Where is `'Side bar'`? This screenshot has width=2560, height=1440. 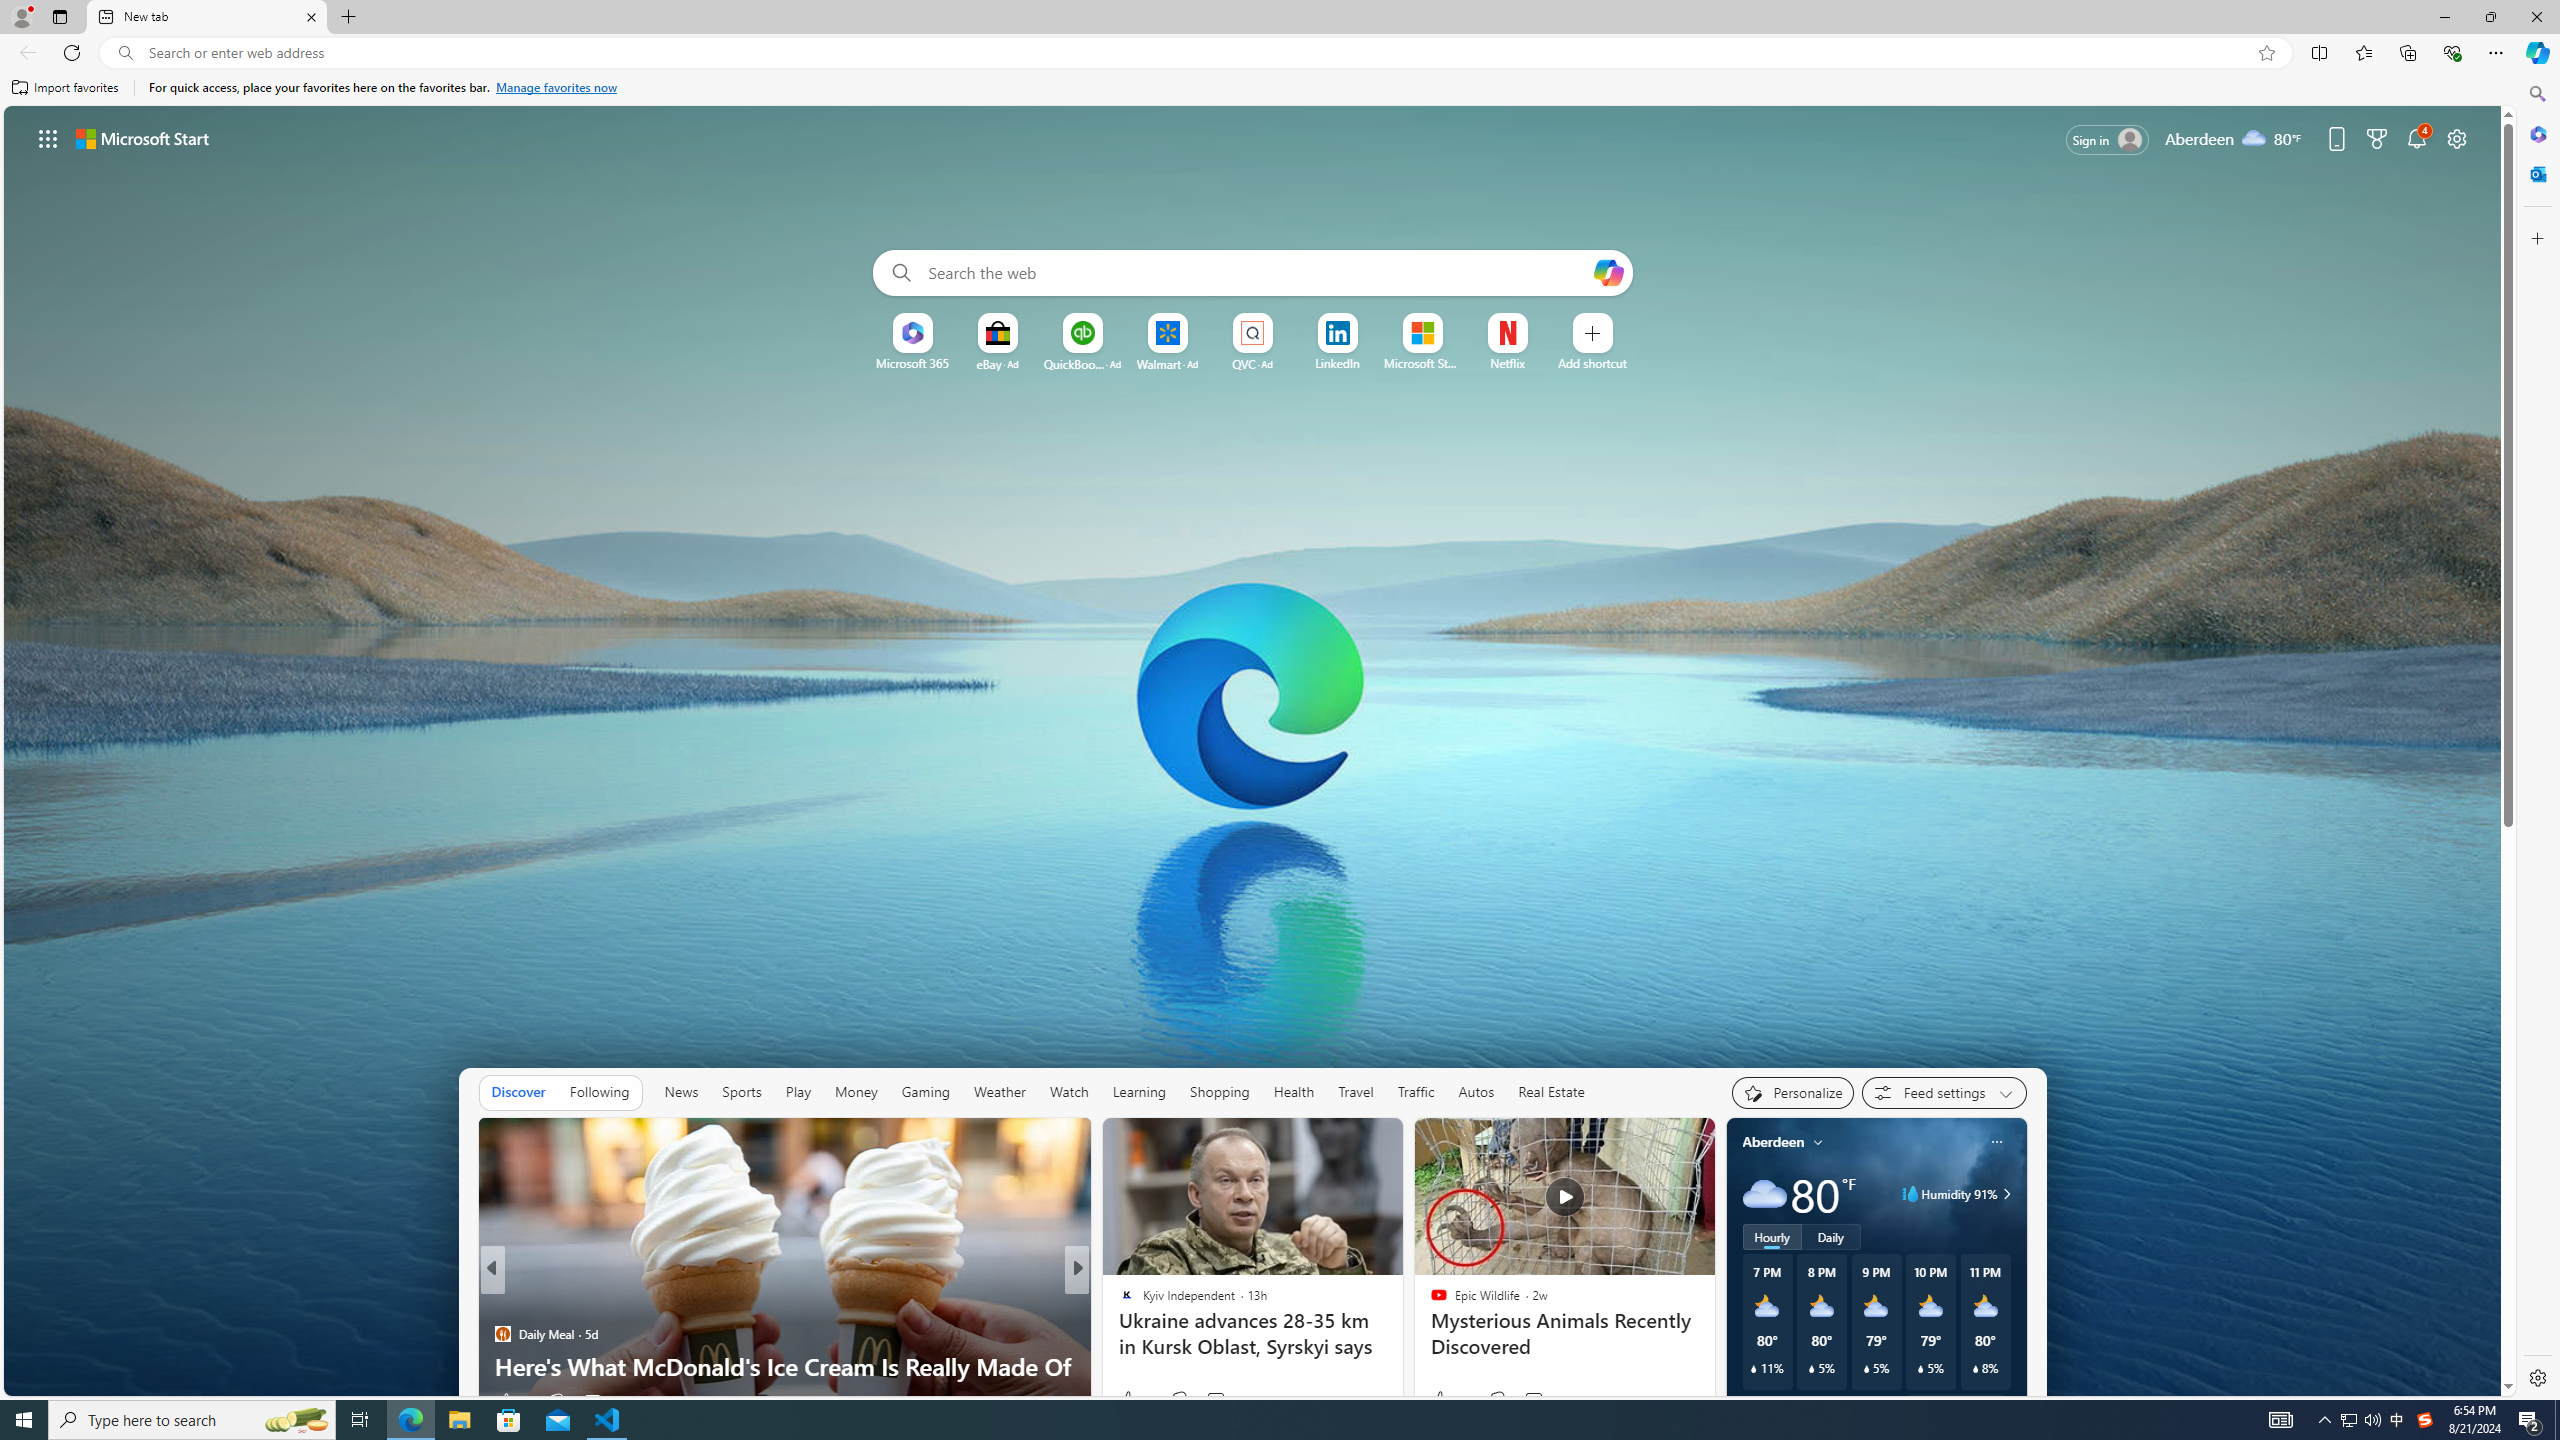
'Side bar' is located at coordinates (2537, 735).